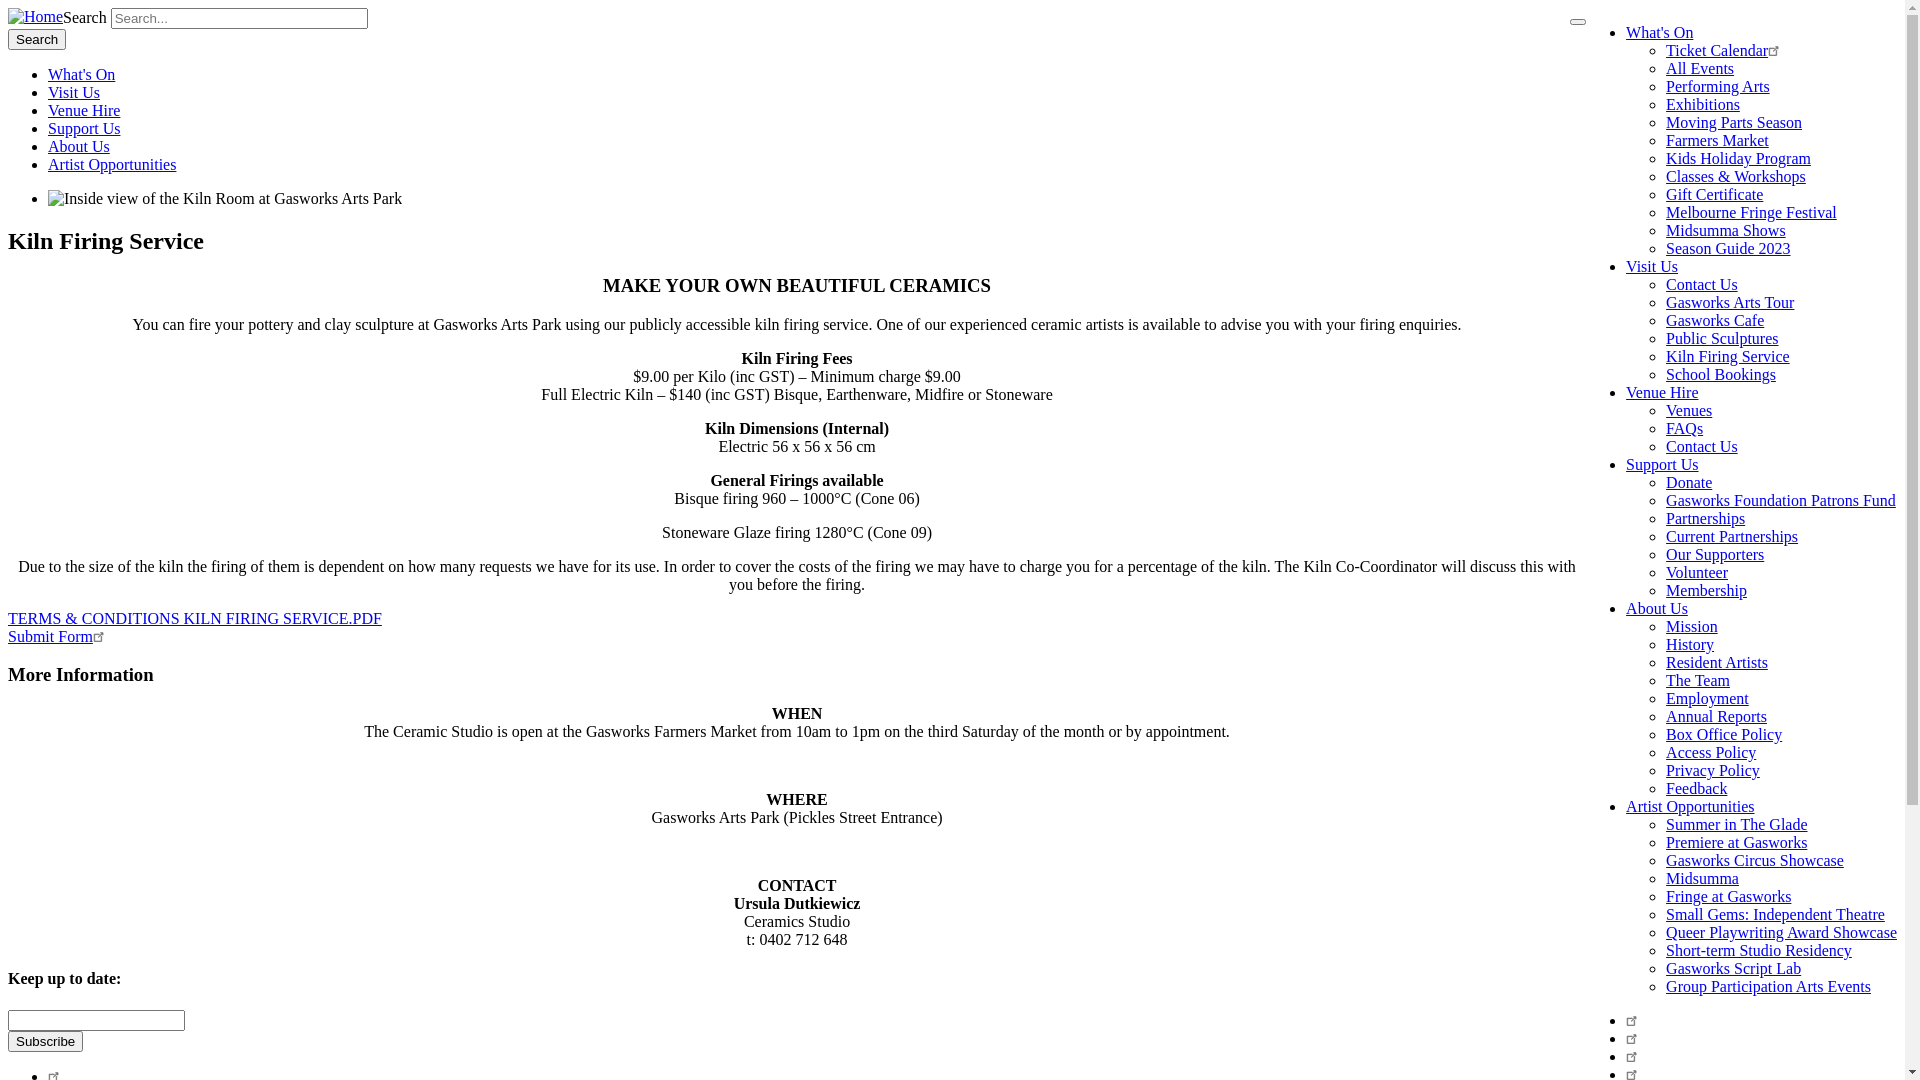 The image size is (1920, 1080). What do you see at coordinates (1727, 895) in the screenshot?
I see `'Fringe at Gasworks'` at bounding box center [1727, 895].